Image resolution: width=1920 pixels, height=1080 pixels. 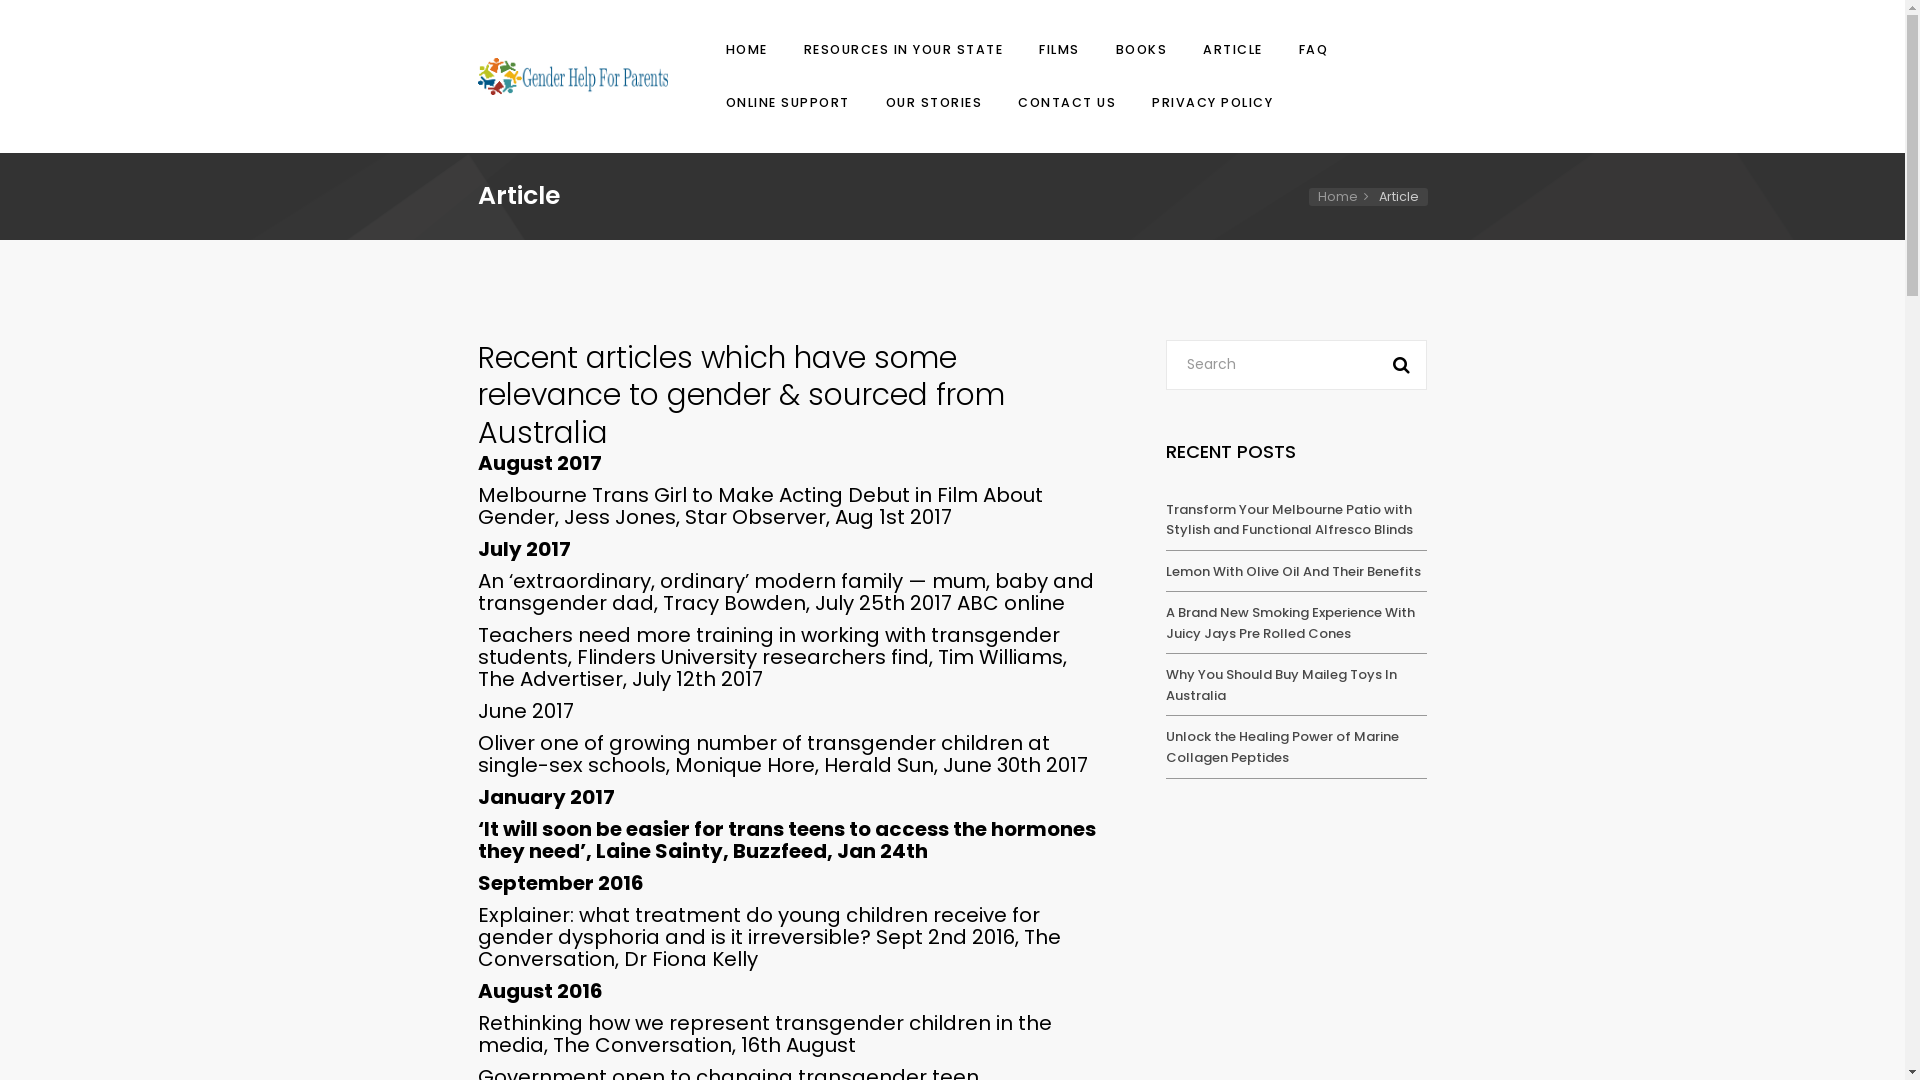 What do you see at coordinates (796, 49) in the screenshot?
I see `'RESOURCES IN YOUR STATE'` at bounding box center [796, 49].